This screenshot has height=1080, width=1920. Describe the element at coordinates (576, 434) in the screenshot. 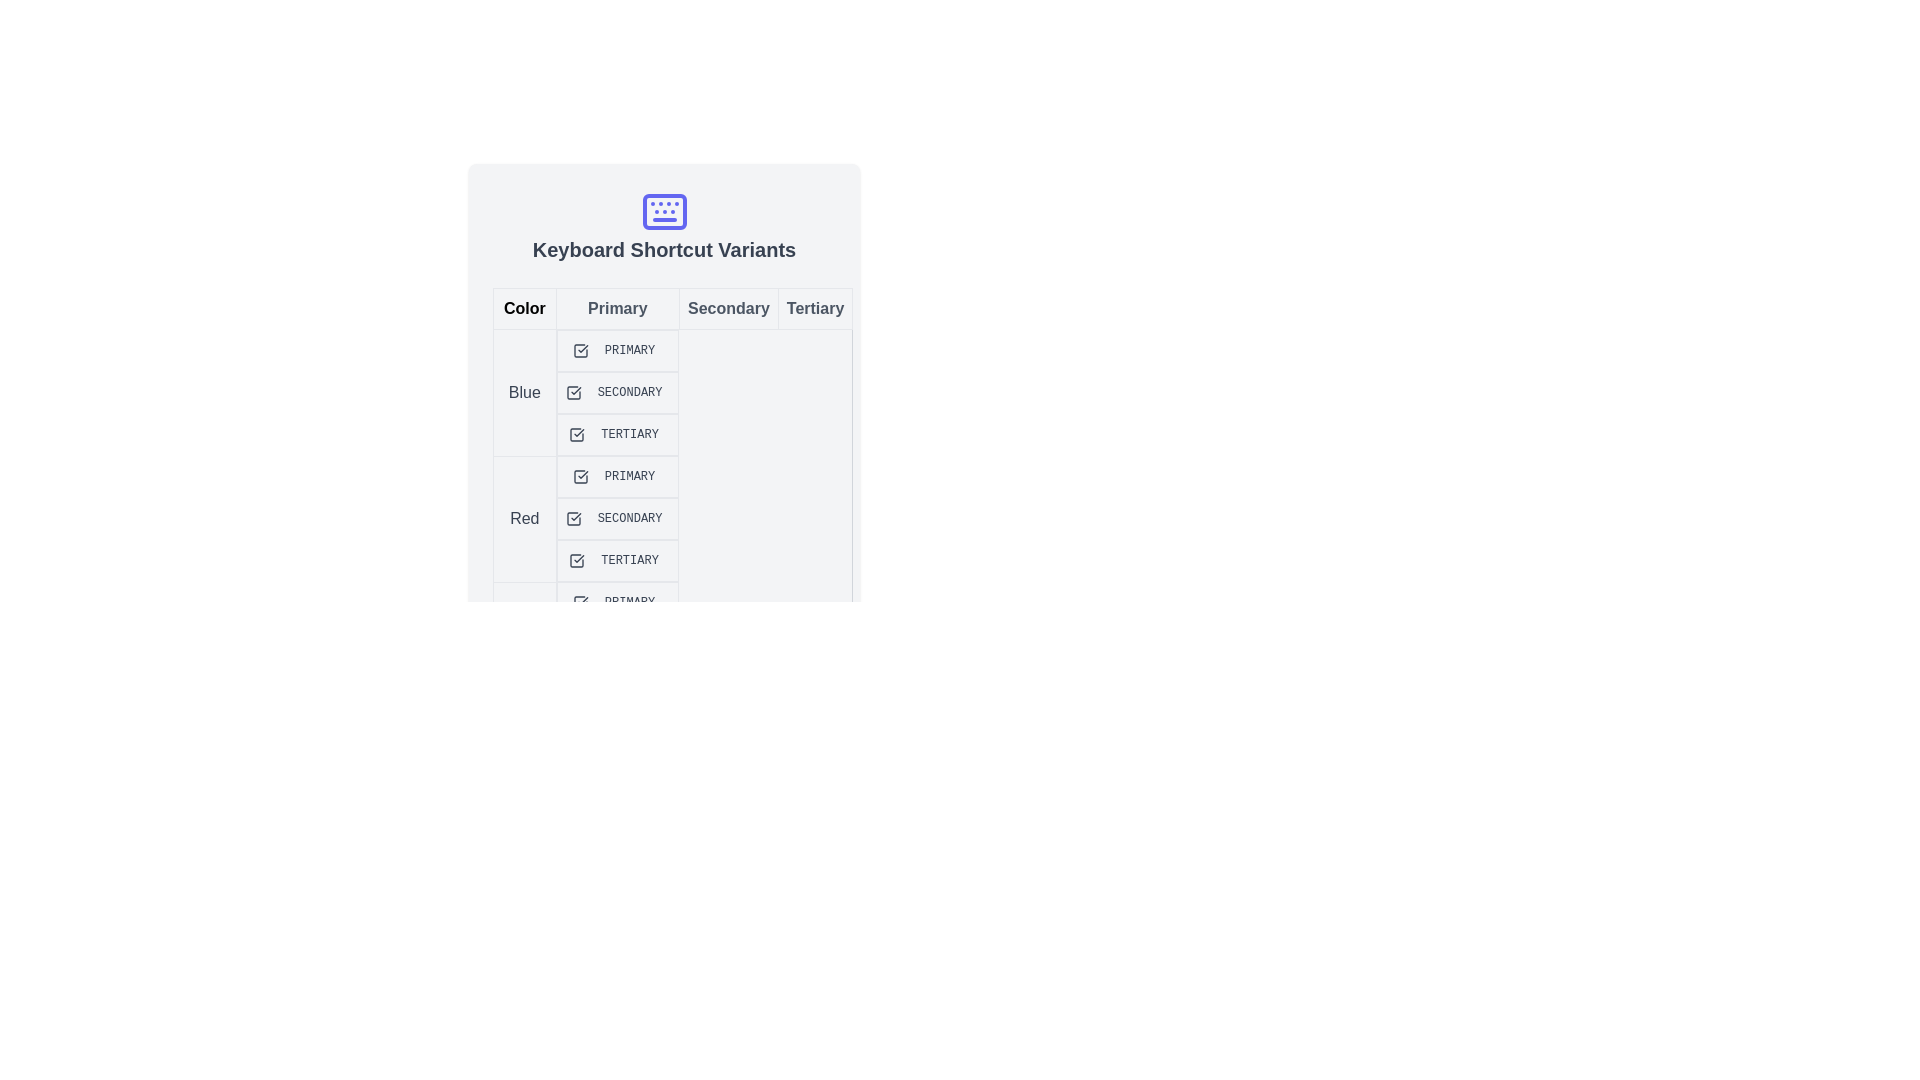

I see `the SVG checkbox indicating the 'Tertiary' selection for the 'Blue' category` at that location.